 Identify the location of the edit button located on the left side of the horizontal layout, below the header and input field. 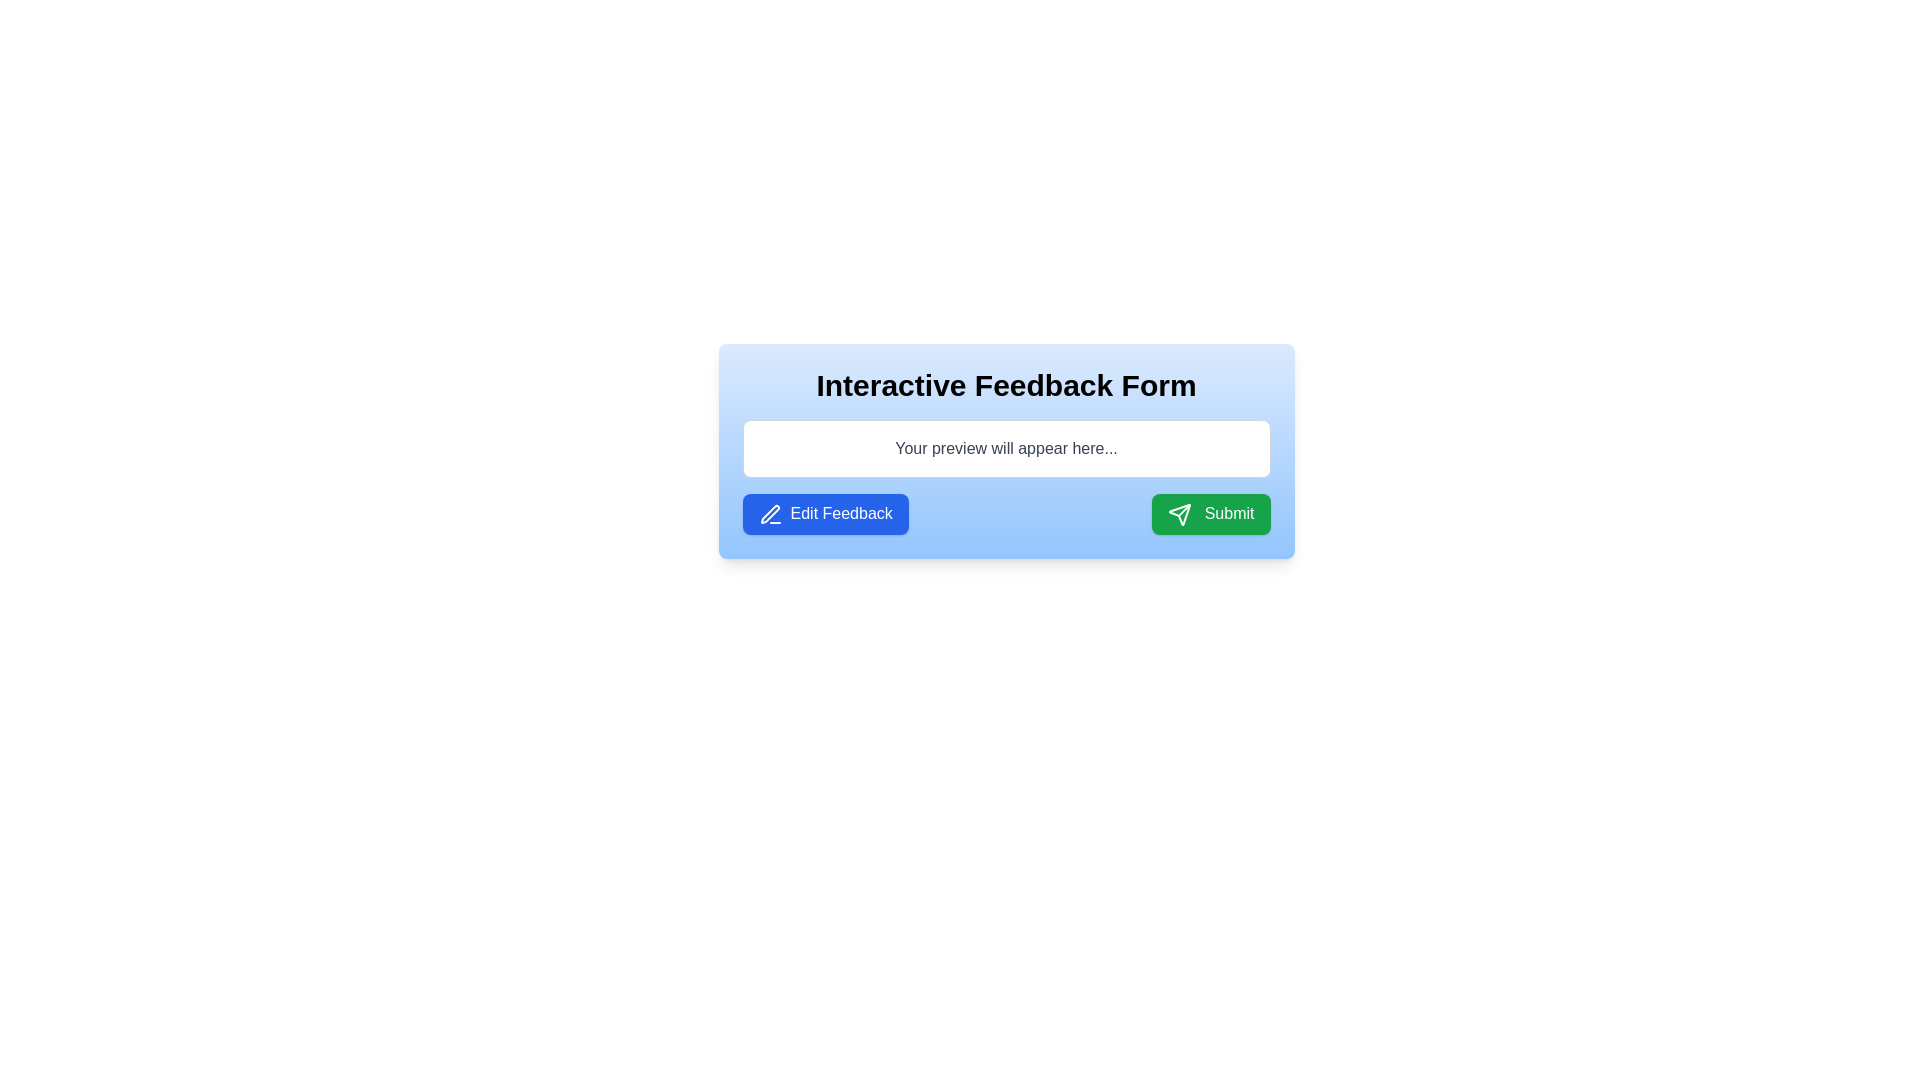
(825, 513).